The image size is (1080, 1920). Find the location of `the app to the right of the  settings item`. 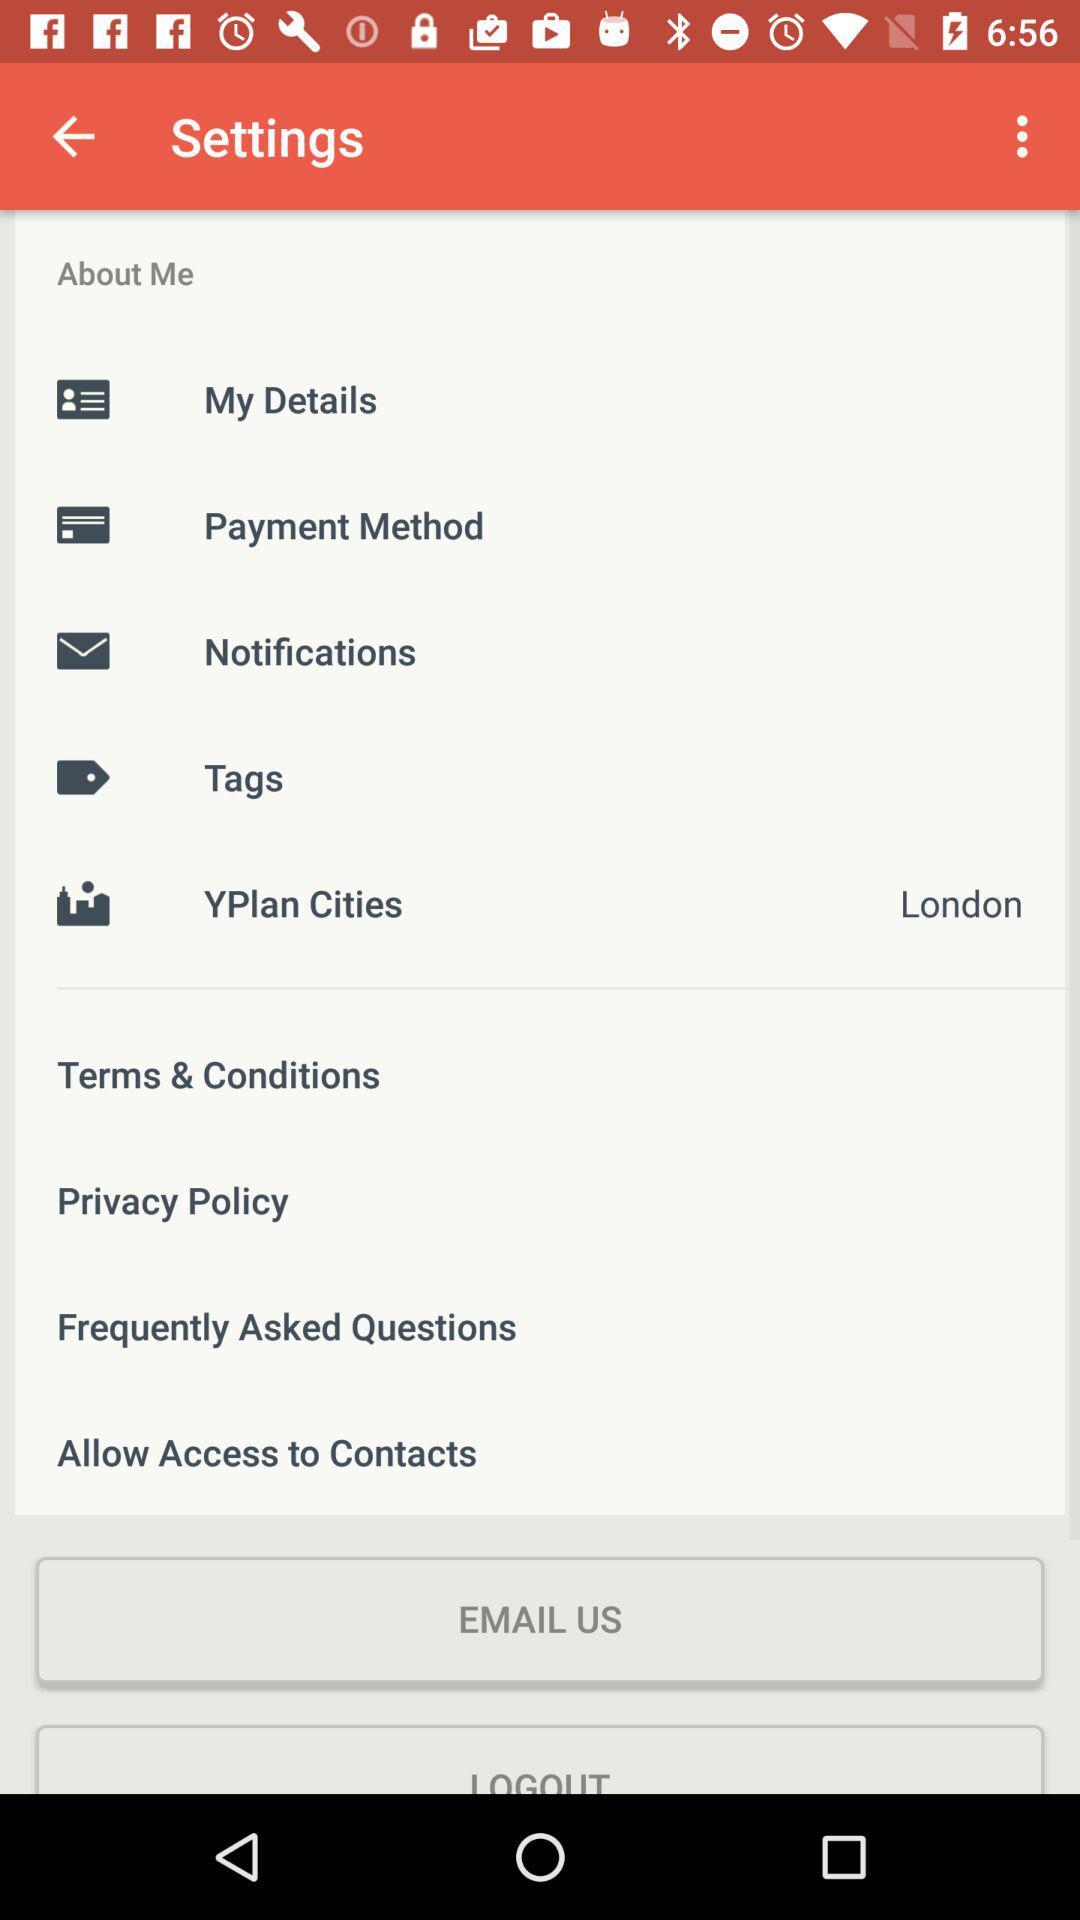

the app to the right of the  settings item is located at coordinates (1027, 135).